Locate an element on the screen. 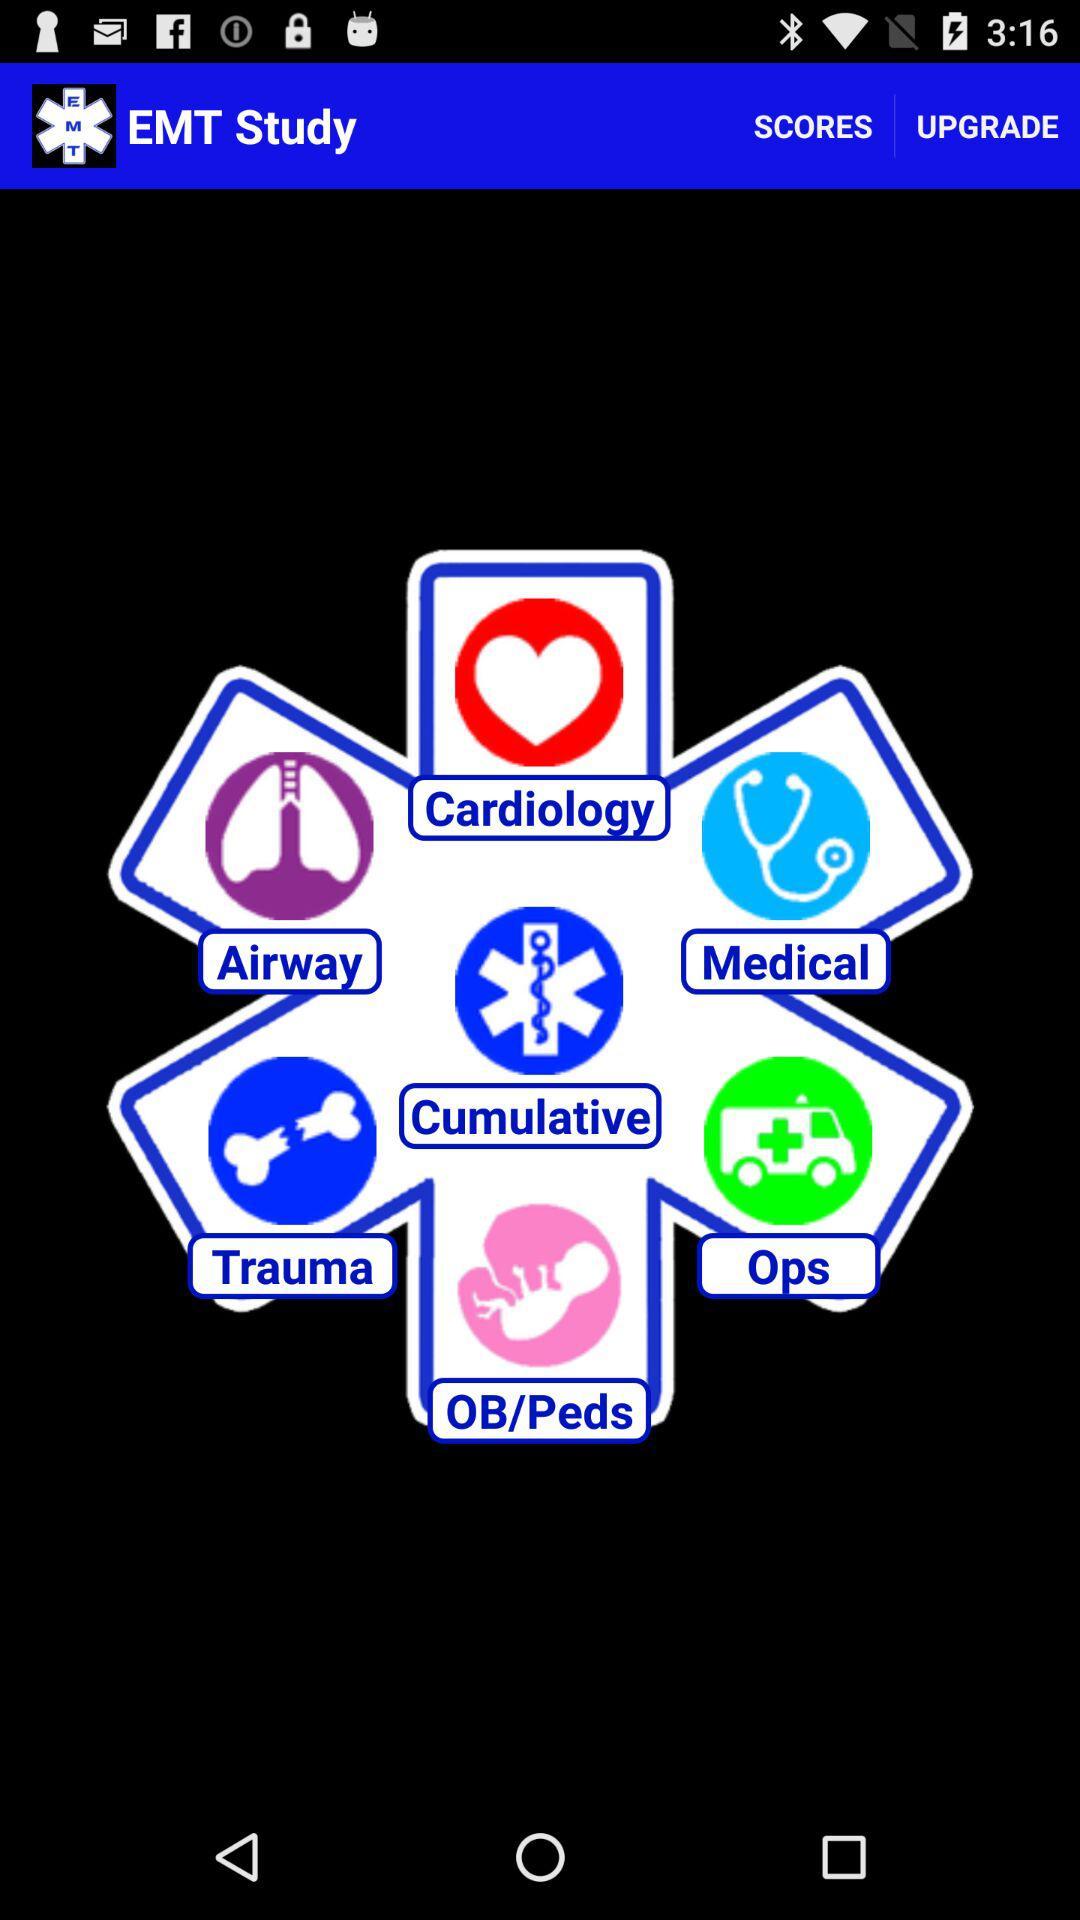 This screenshot has width=1080, height=1920. open medical section is located at coordinates (785, 836).